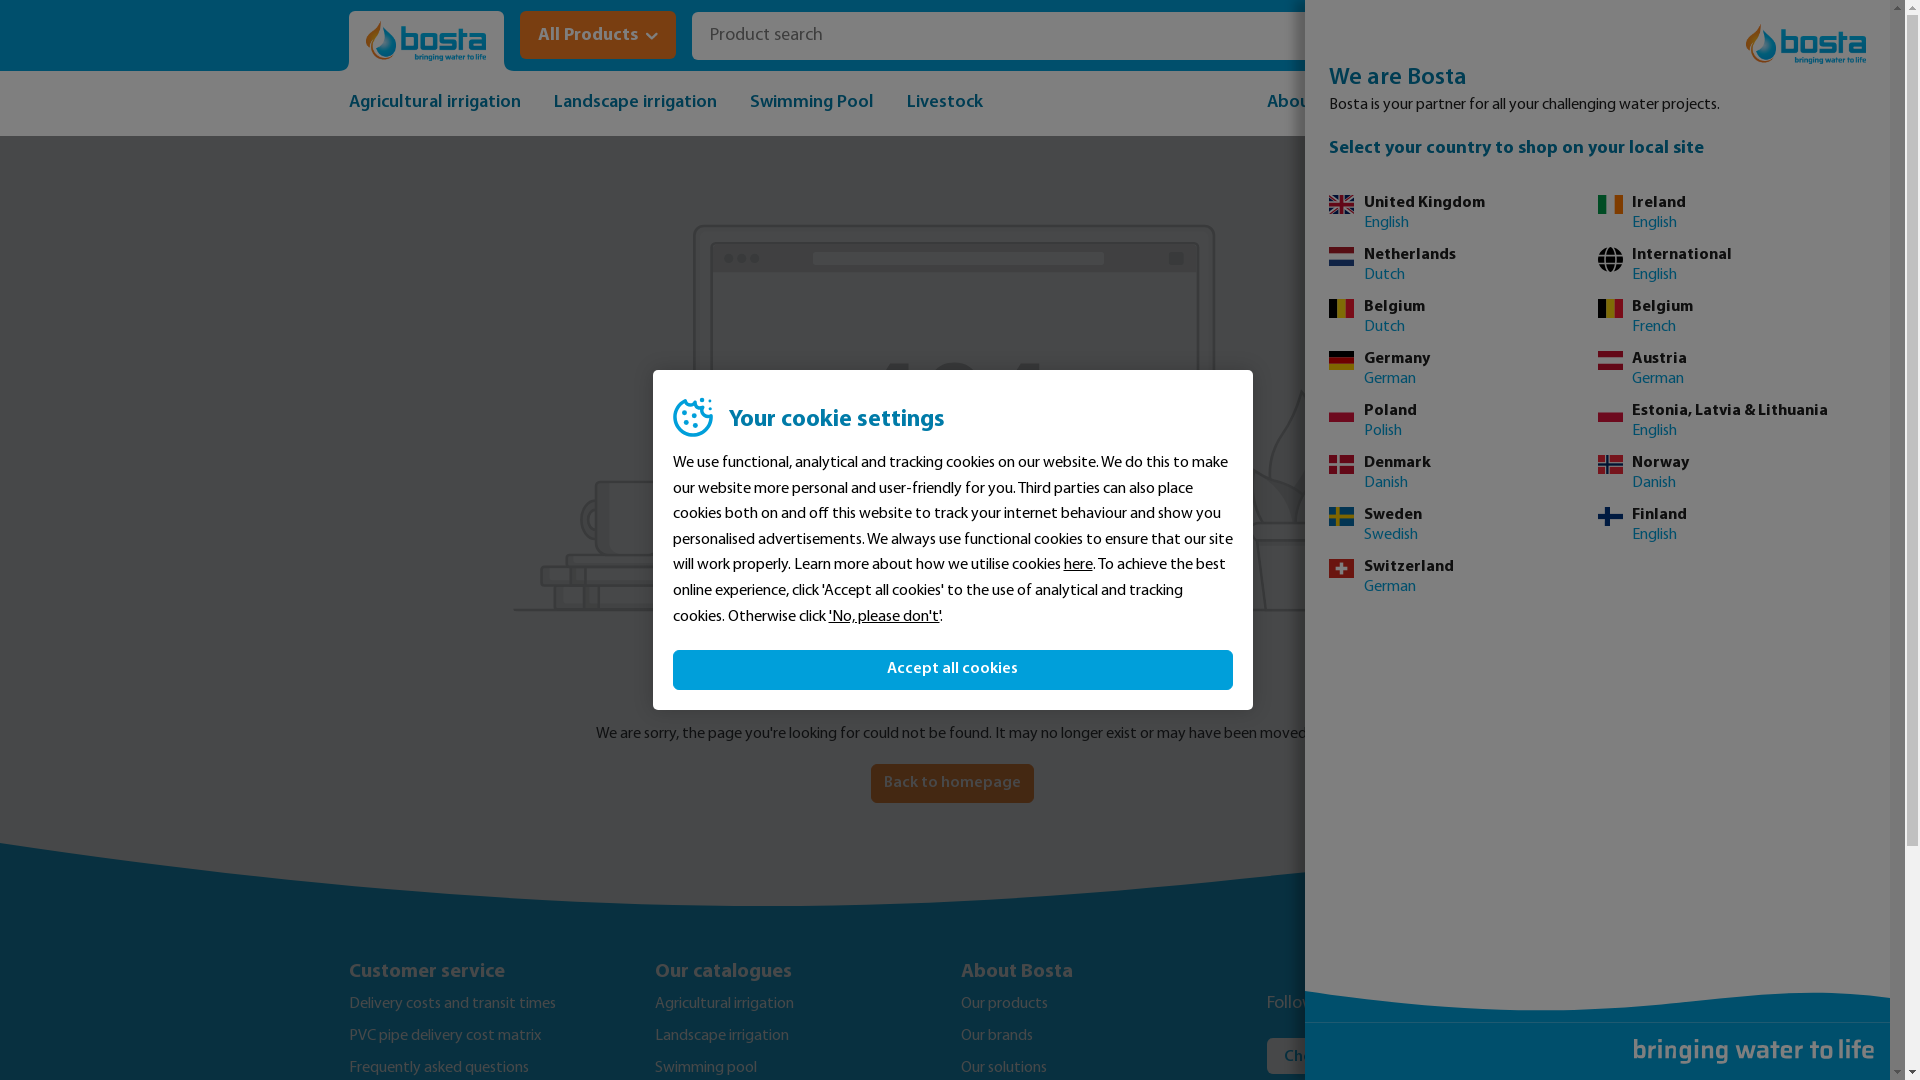  Describe the element at coordinates (1731, 212) in the screenshot. I see `'Ireland` at that location.